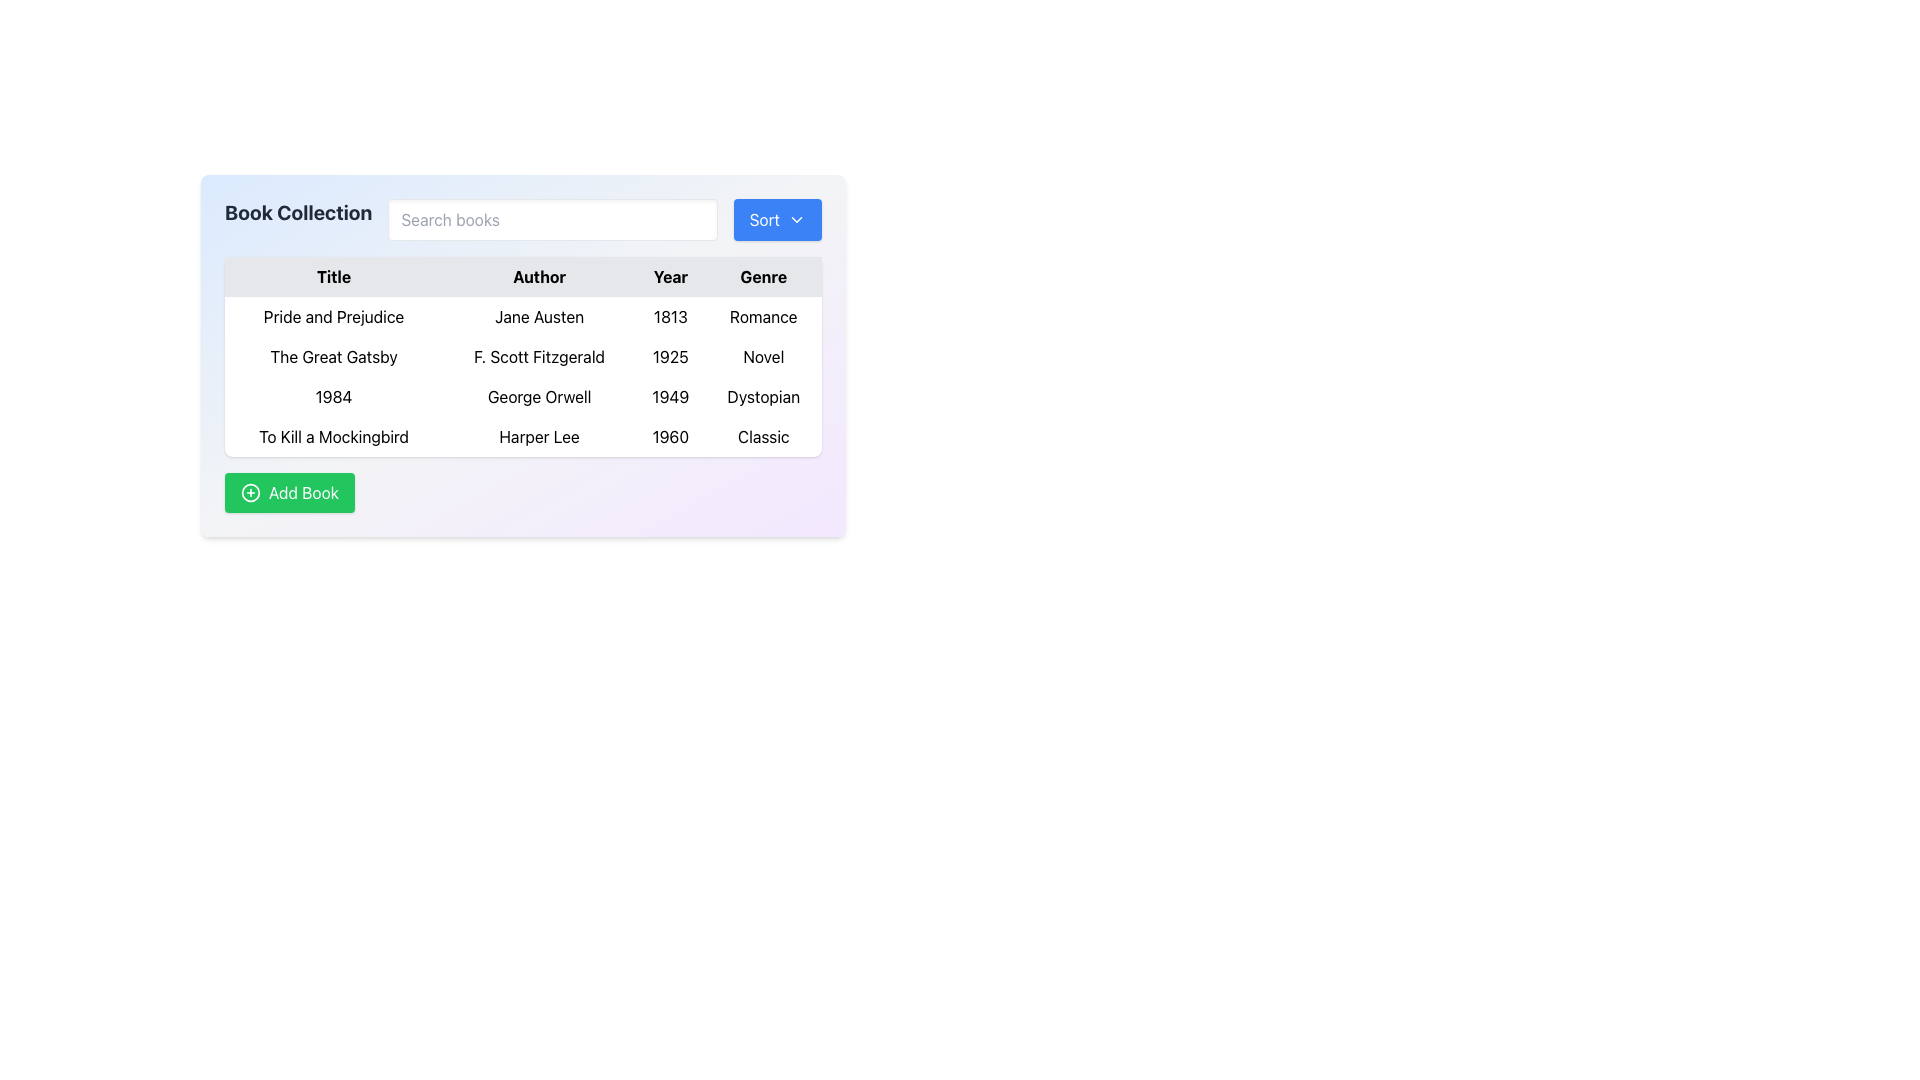 This screenshot has height=1080, width=1920. What do you see at coordinates (776, 219) in the screenshot?
I see `the blue 'Sort' button with white text and a downward-pointing chevron icon` at bounding box center [776, 219].